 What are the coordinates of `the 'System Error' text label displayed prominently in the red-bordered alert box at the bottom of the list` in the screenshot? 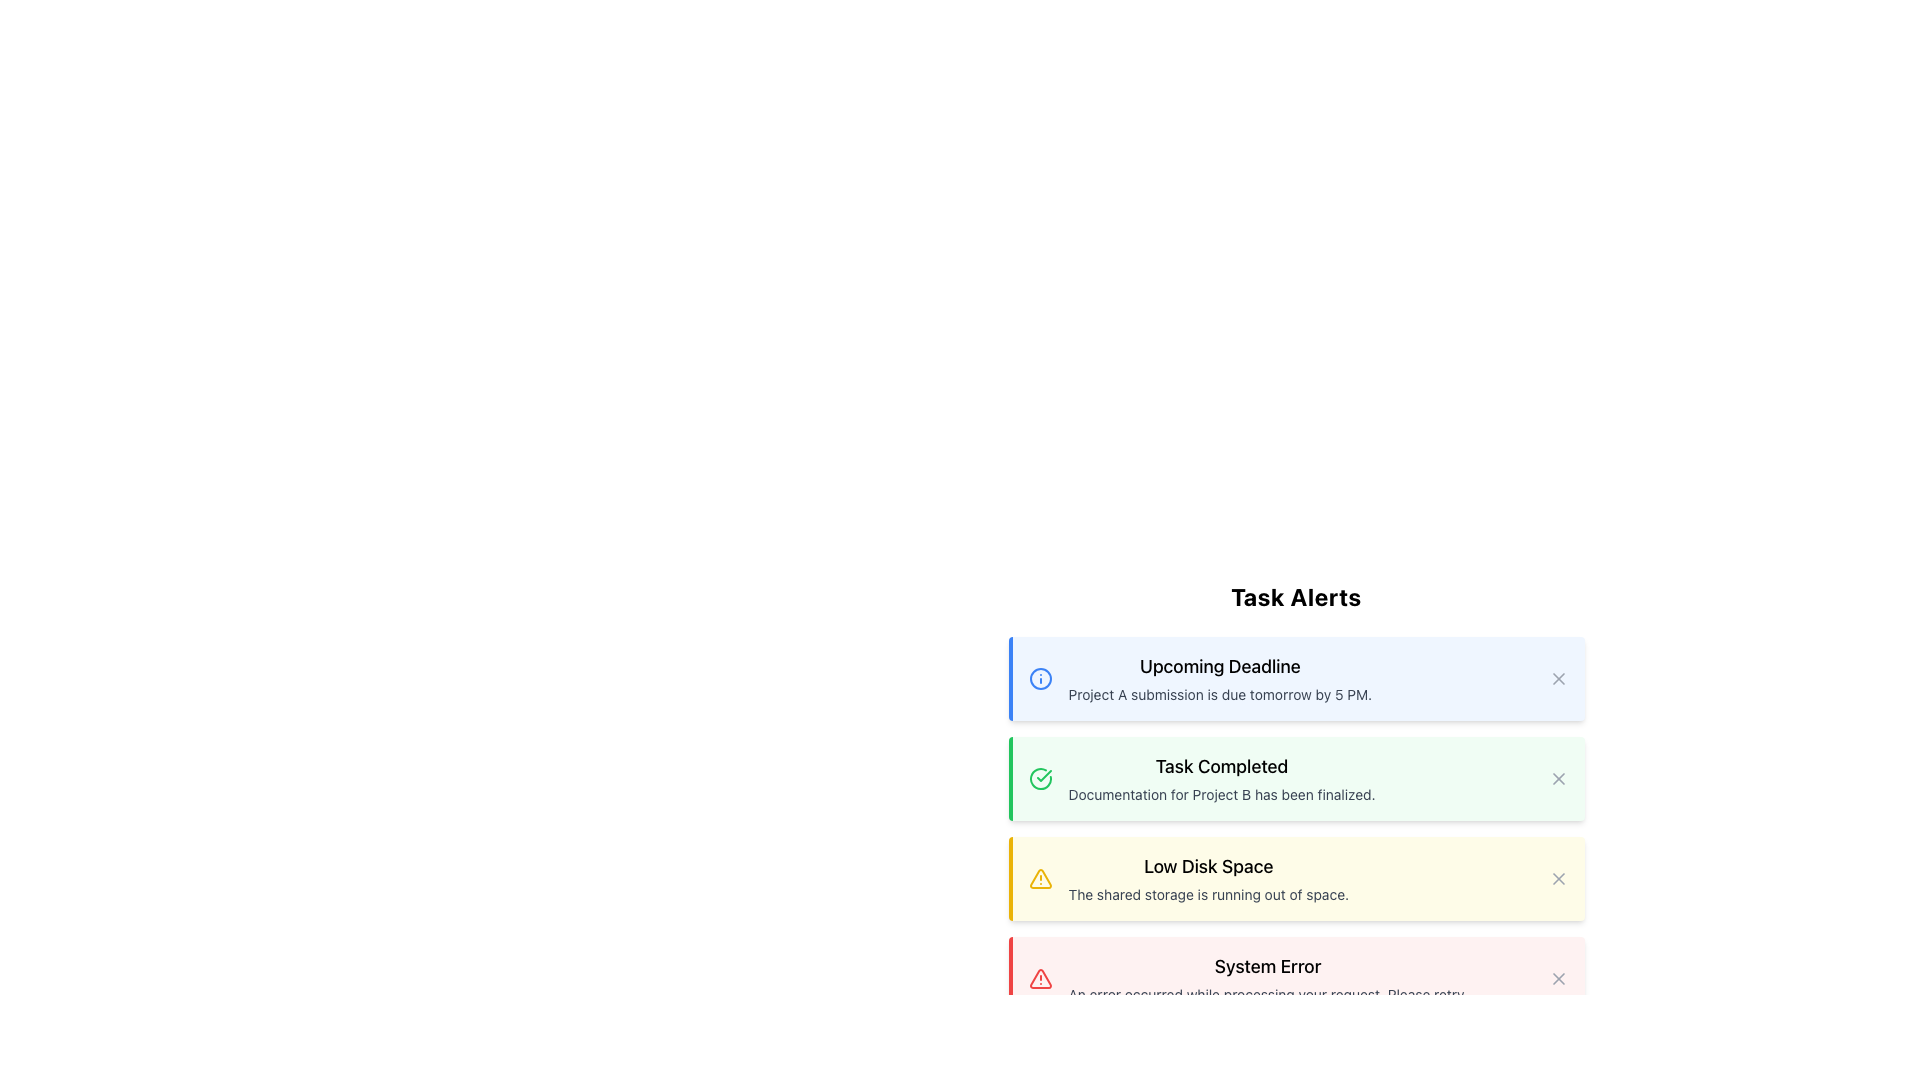 It's located at (1266, 966).